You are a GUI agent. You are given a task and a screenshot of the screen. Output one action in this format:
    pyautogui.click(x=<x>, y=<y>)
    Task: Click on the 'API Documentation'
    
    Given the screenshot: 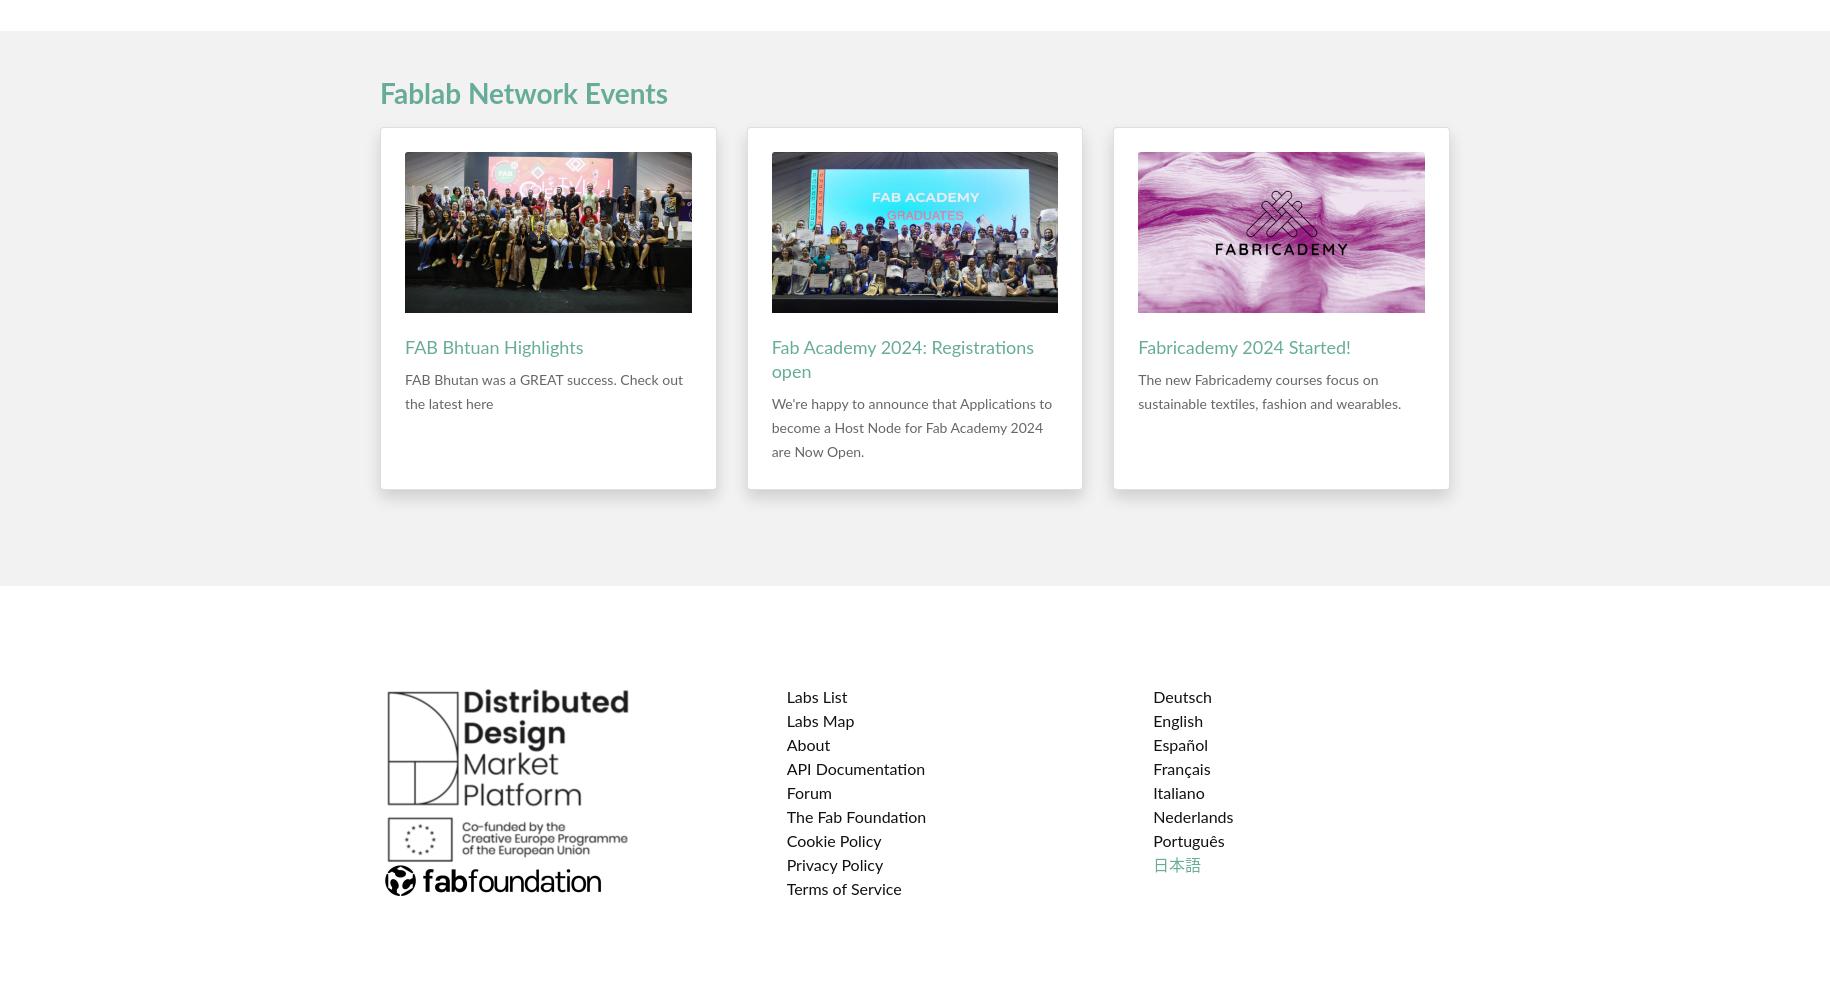 What is the action you would take?
    pyautogui.click(x=855, y=770)
    